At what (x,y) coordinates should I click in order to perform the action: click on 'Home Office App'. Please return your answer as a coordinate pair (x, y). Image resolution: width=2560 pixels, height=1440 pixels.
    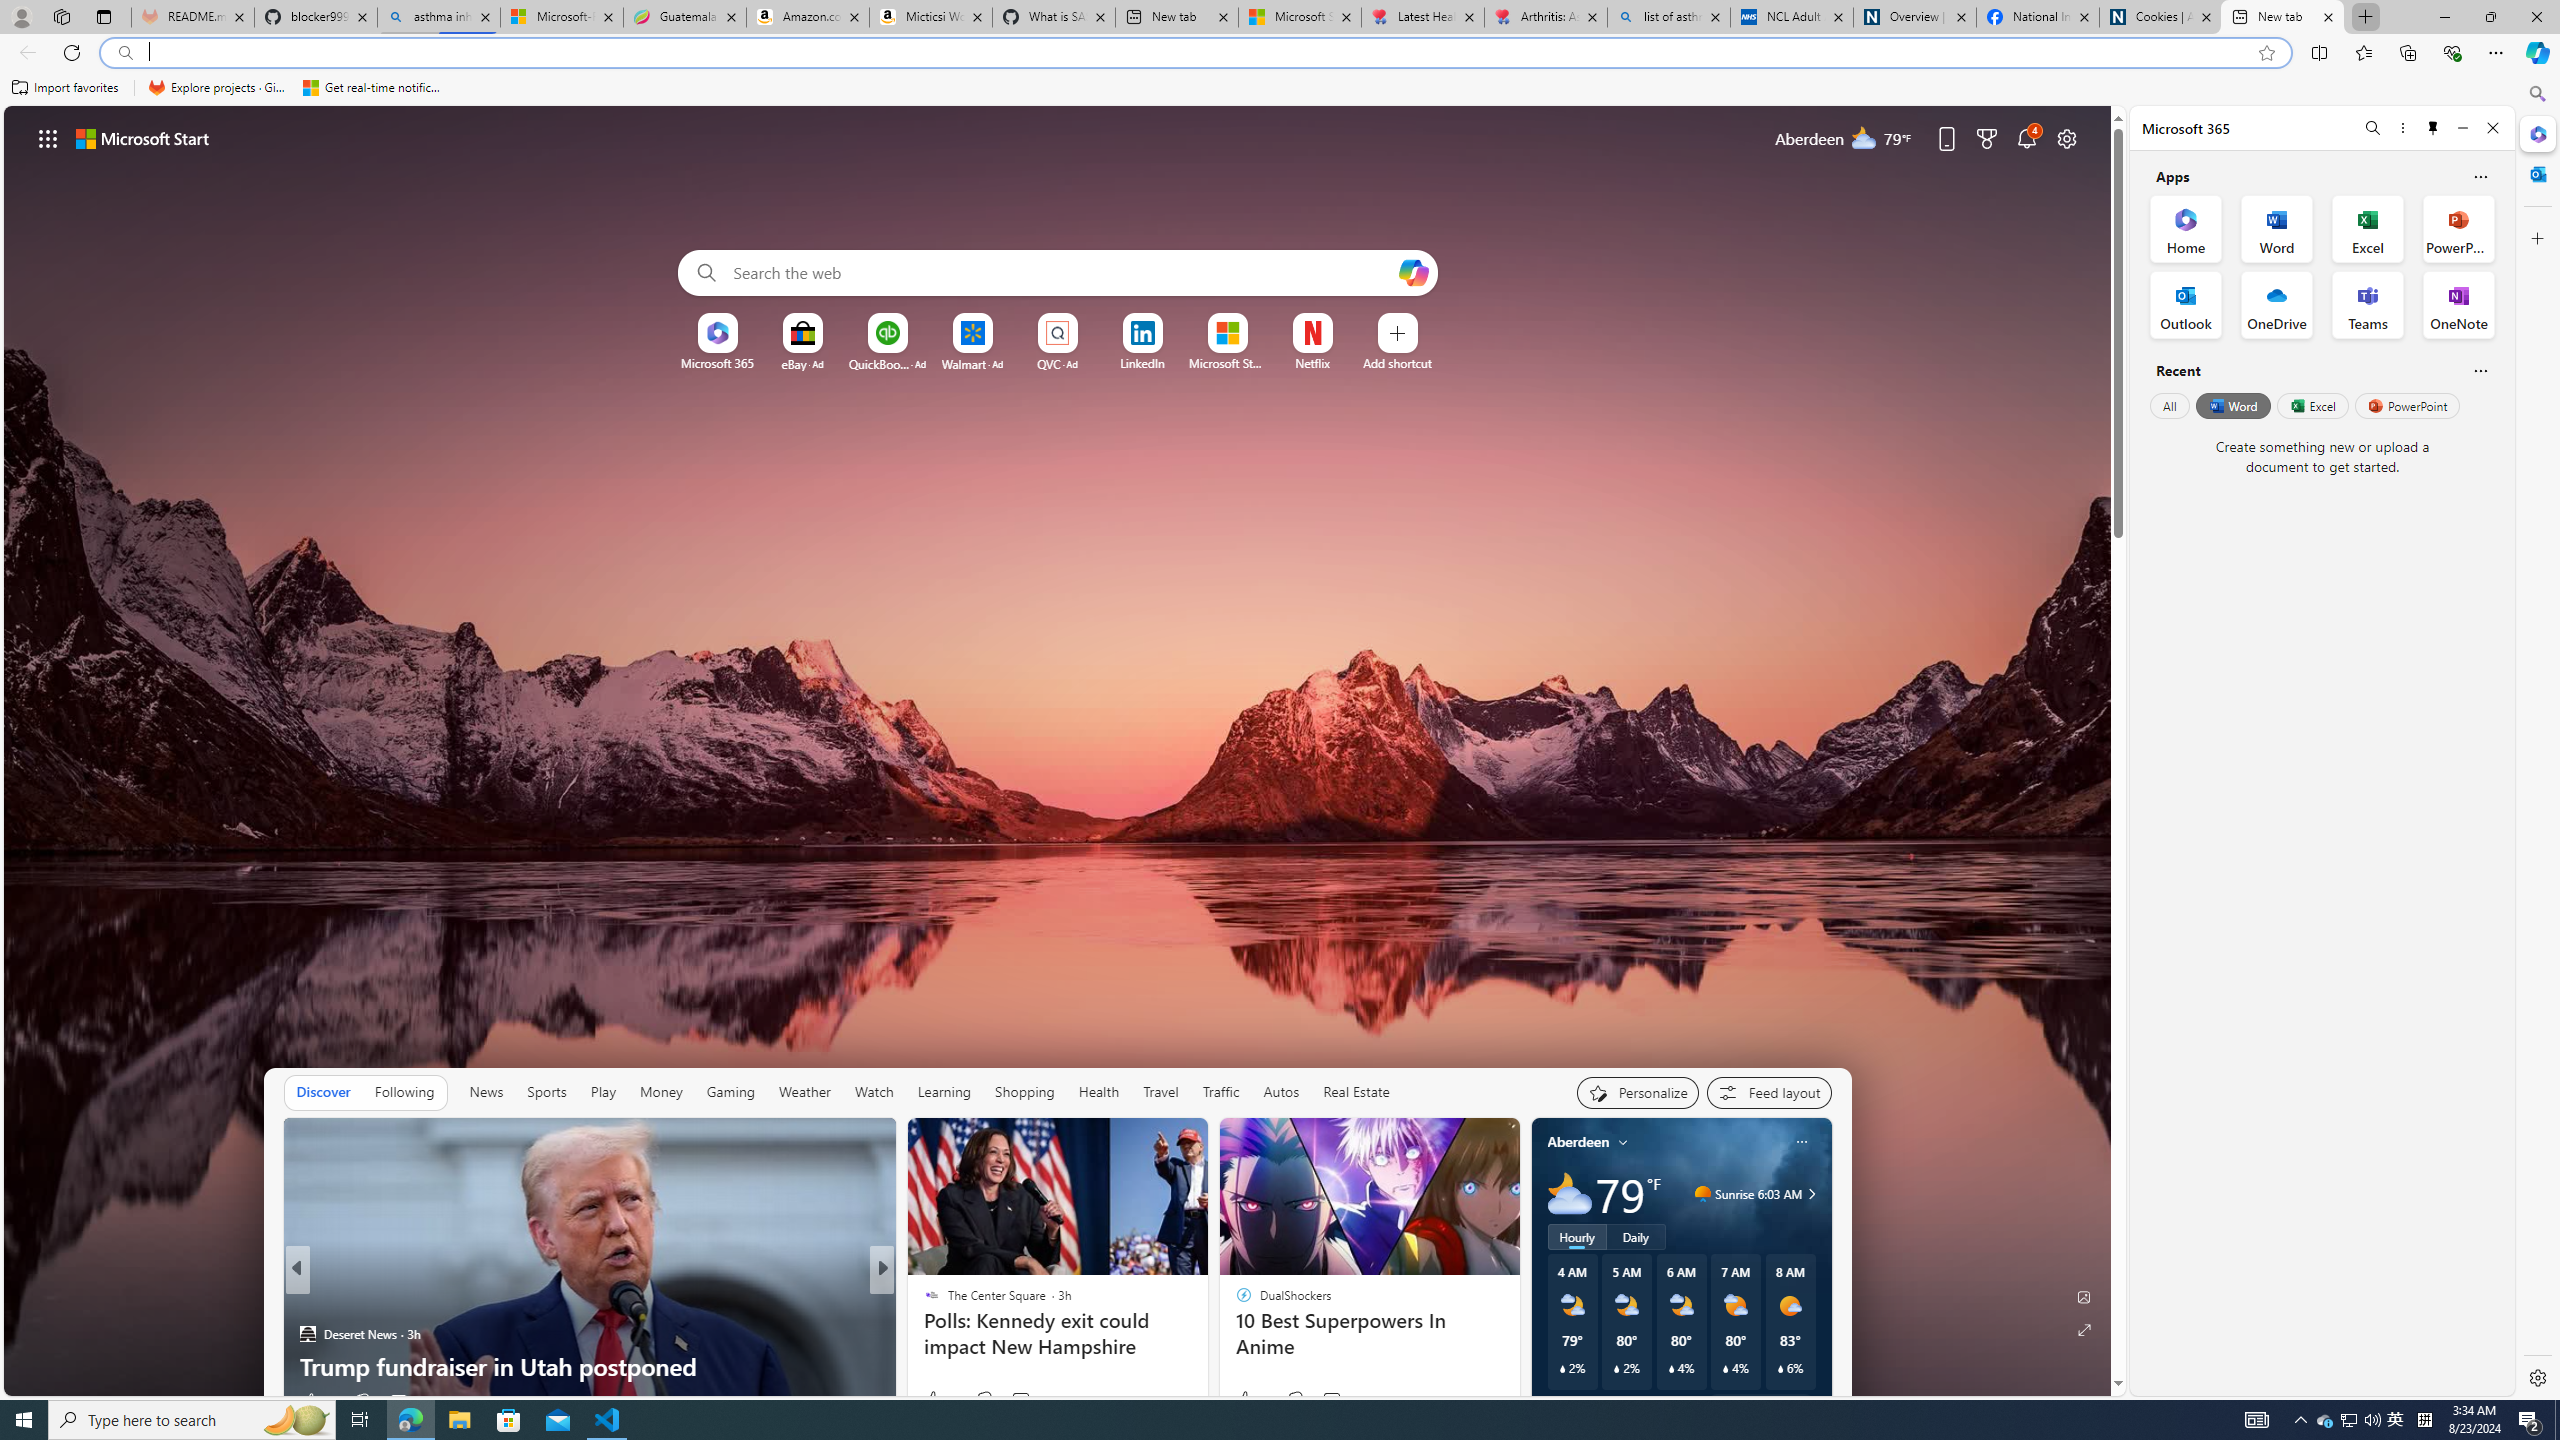
    Looking at the image, I should click on (2185, 227).